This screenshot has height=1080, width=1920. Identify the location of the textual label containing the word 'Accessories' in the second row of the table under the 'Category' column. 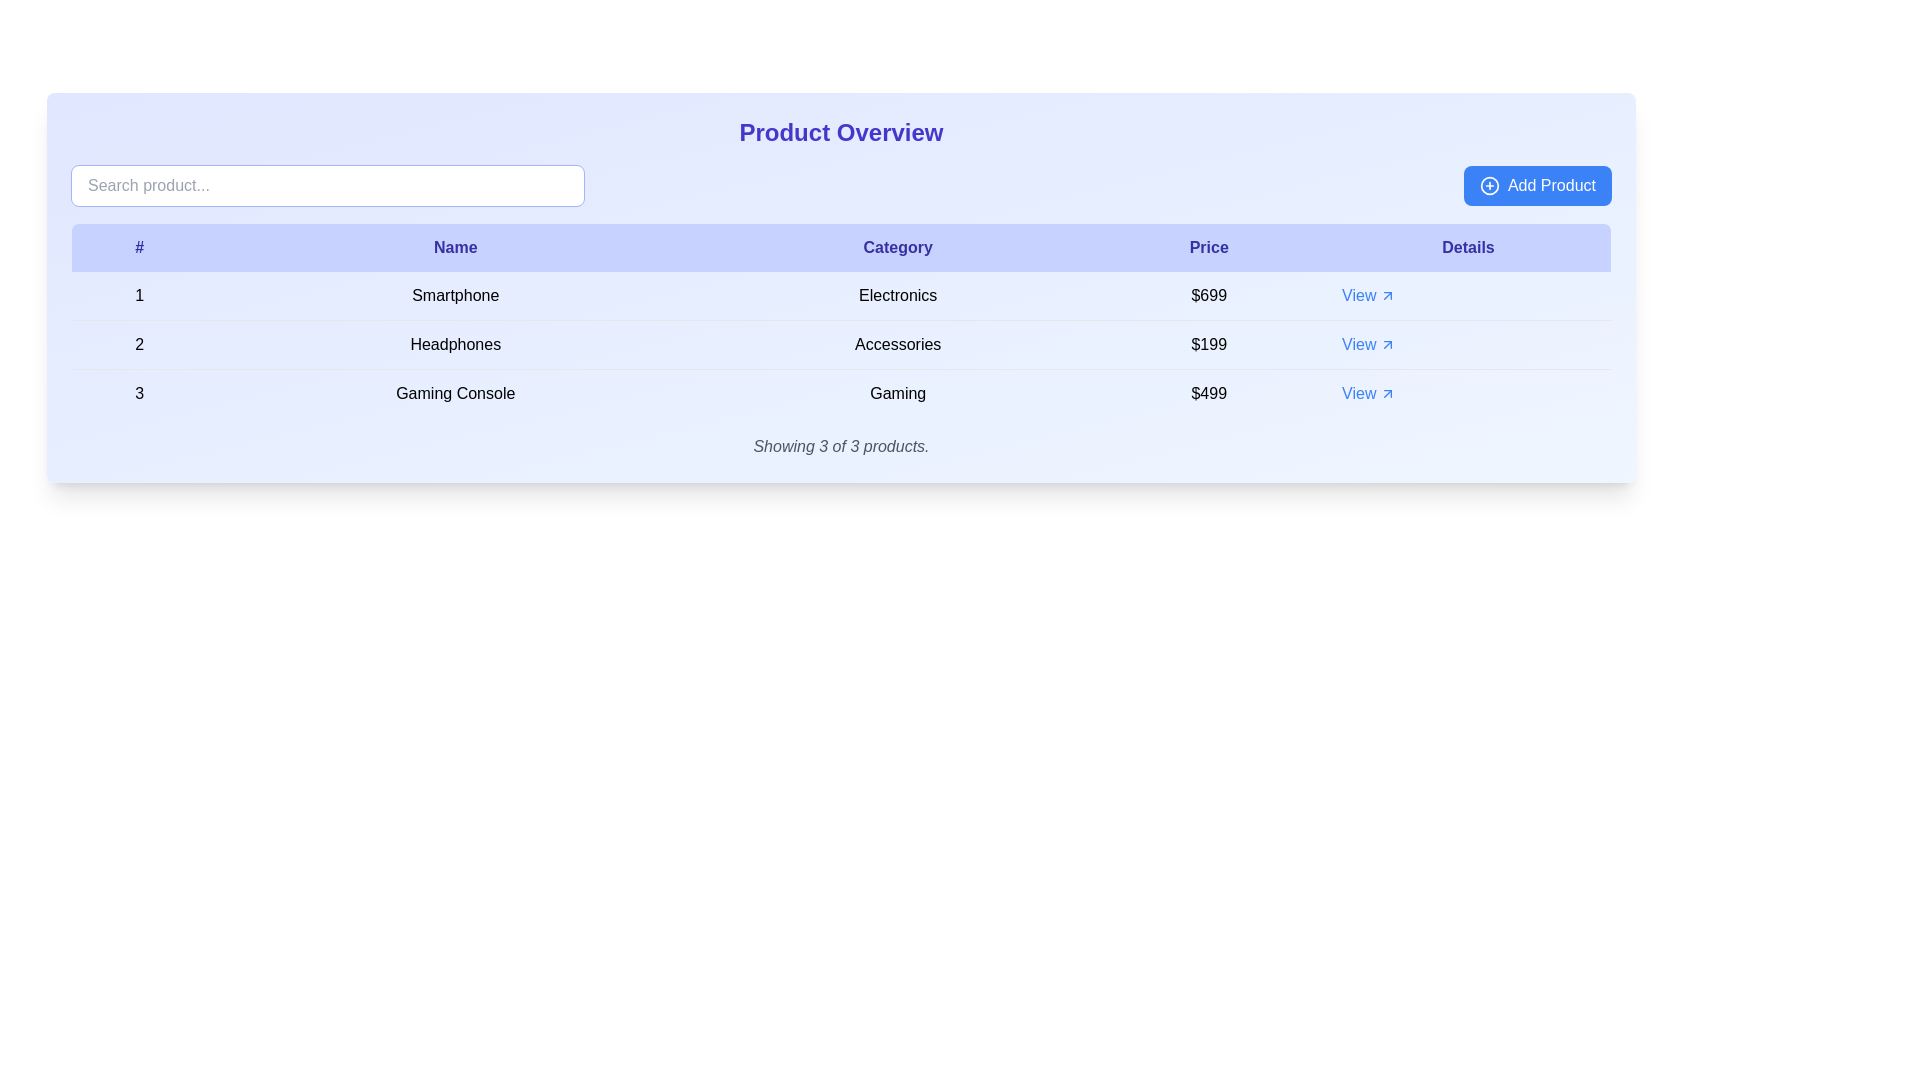
(897, 343).